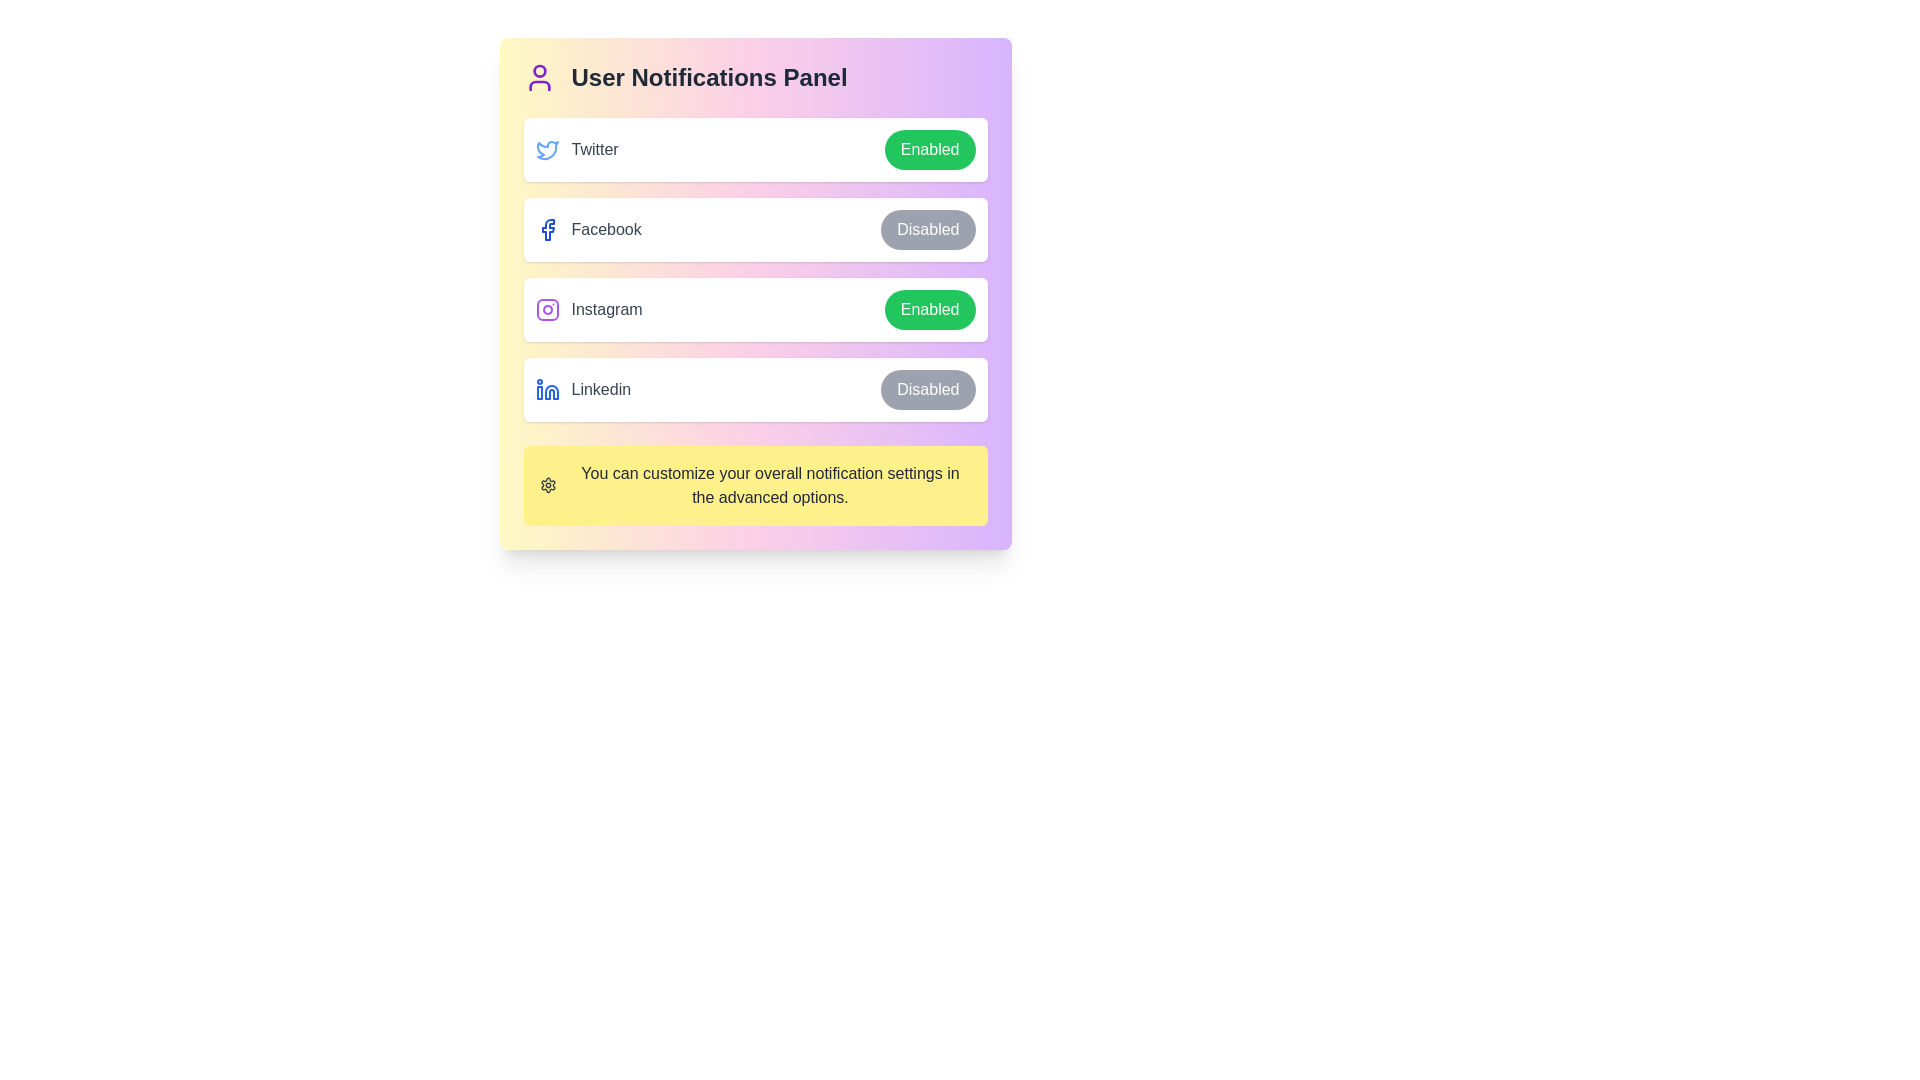  What do you see at coordinates (600, 389) in the screenshot?
I see `the 'Linkedin' text label, which is styled in gray and located in the fourth notification row of the User Notifications Panel, aligned with the LinkedIn icon to its left` at bounding box center [600, 389].